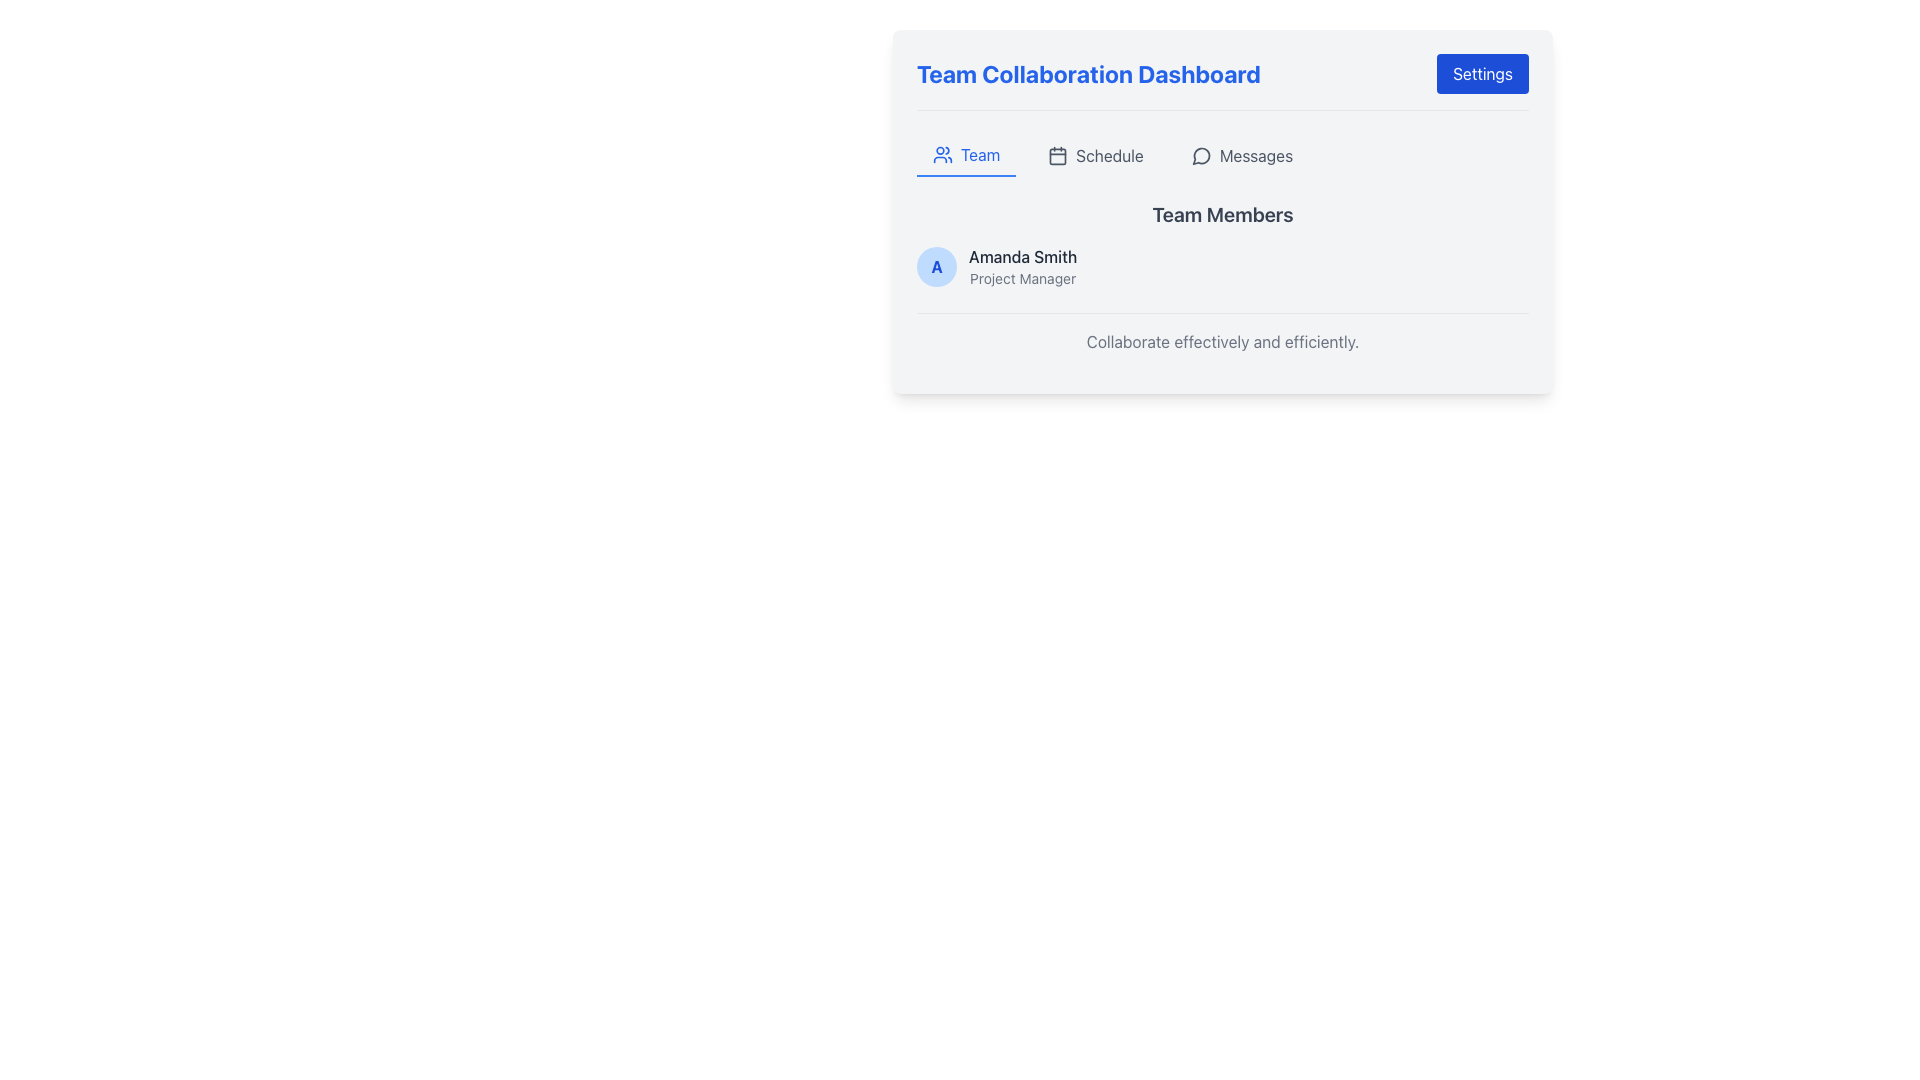 This screenshot has width=1920, height=1080. Describe the element at coordinates (1200, 155) in the screenshot. I see `the third icon from the left in the navigation bar, located above 'Messages'` at that location.